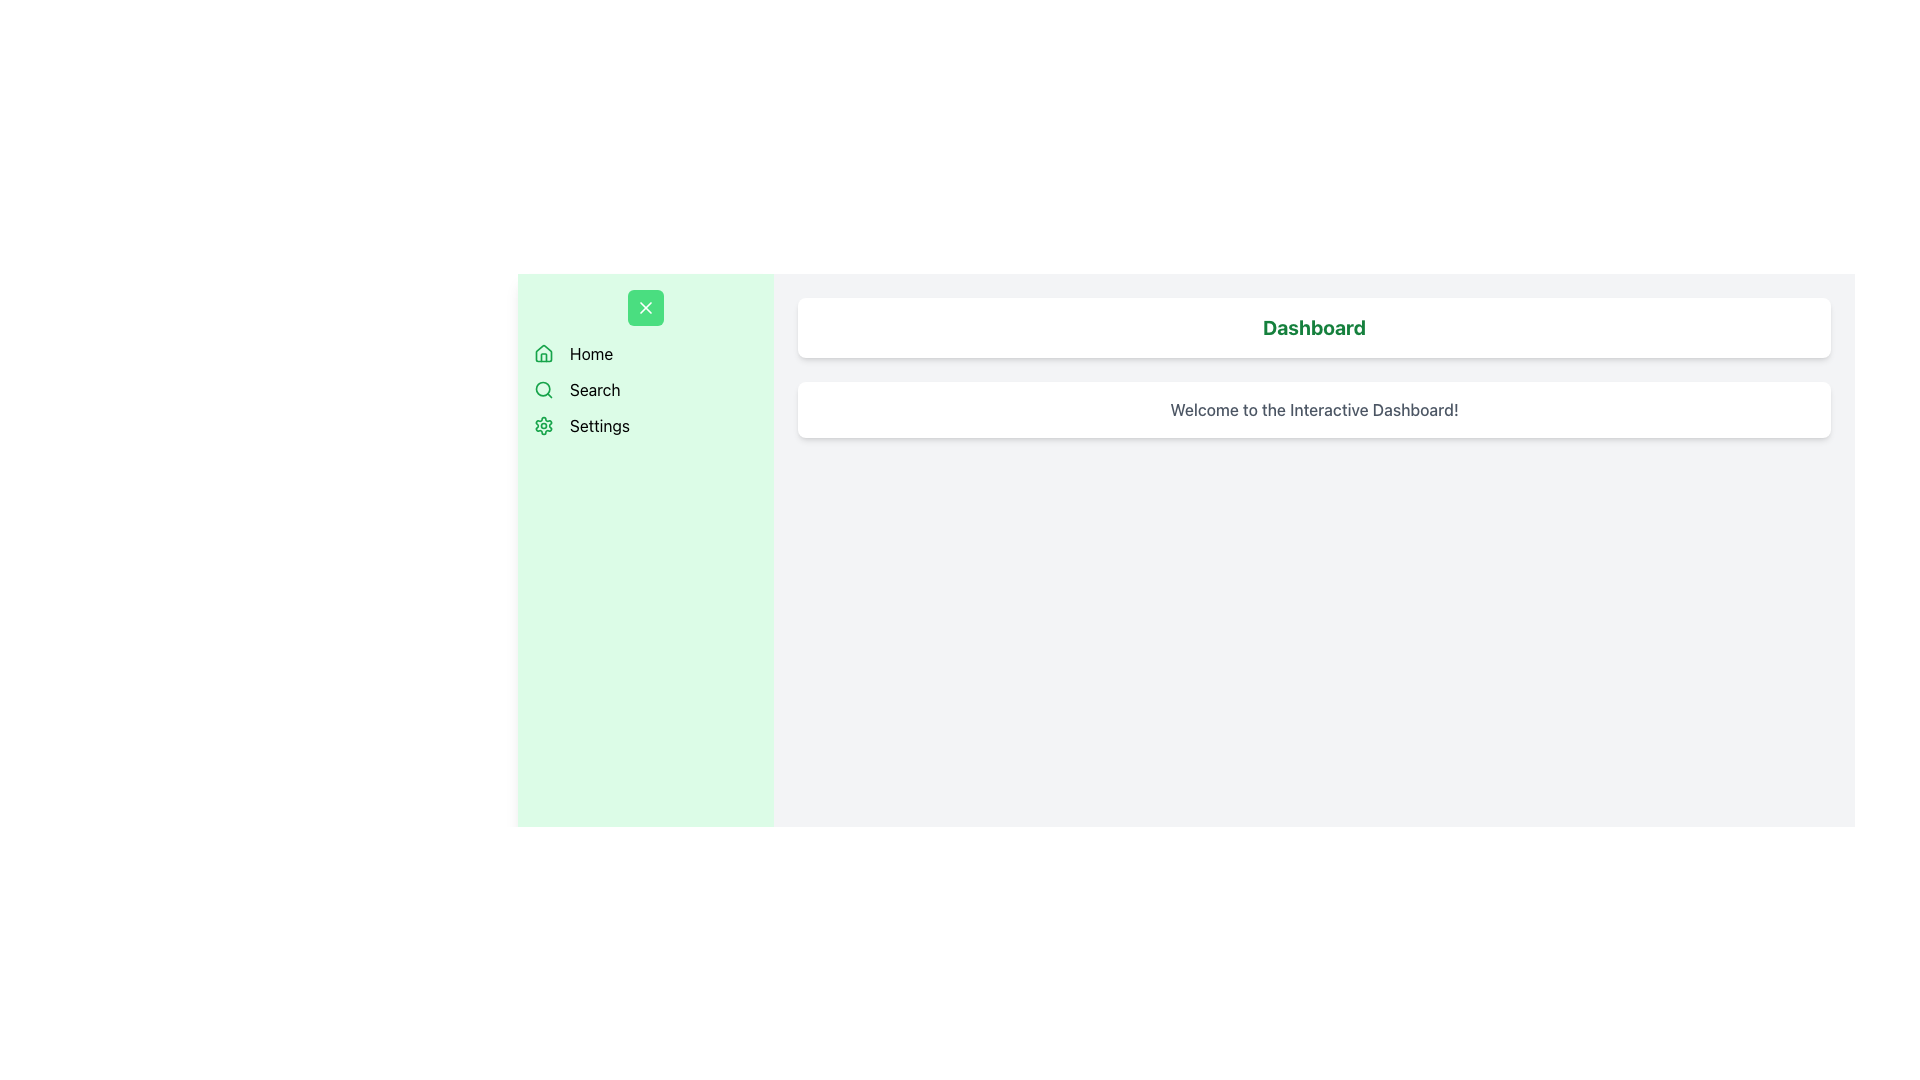 The image size is (1920, 1080). Describe the element at coordinates (543, 389) in the screenshot. I see `the search icon located in the vertical navigation panel, which is the second icon from the top, to activate the search functionality` at that location.